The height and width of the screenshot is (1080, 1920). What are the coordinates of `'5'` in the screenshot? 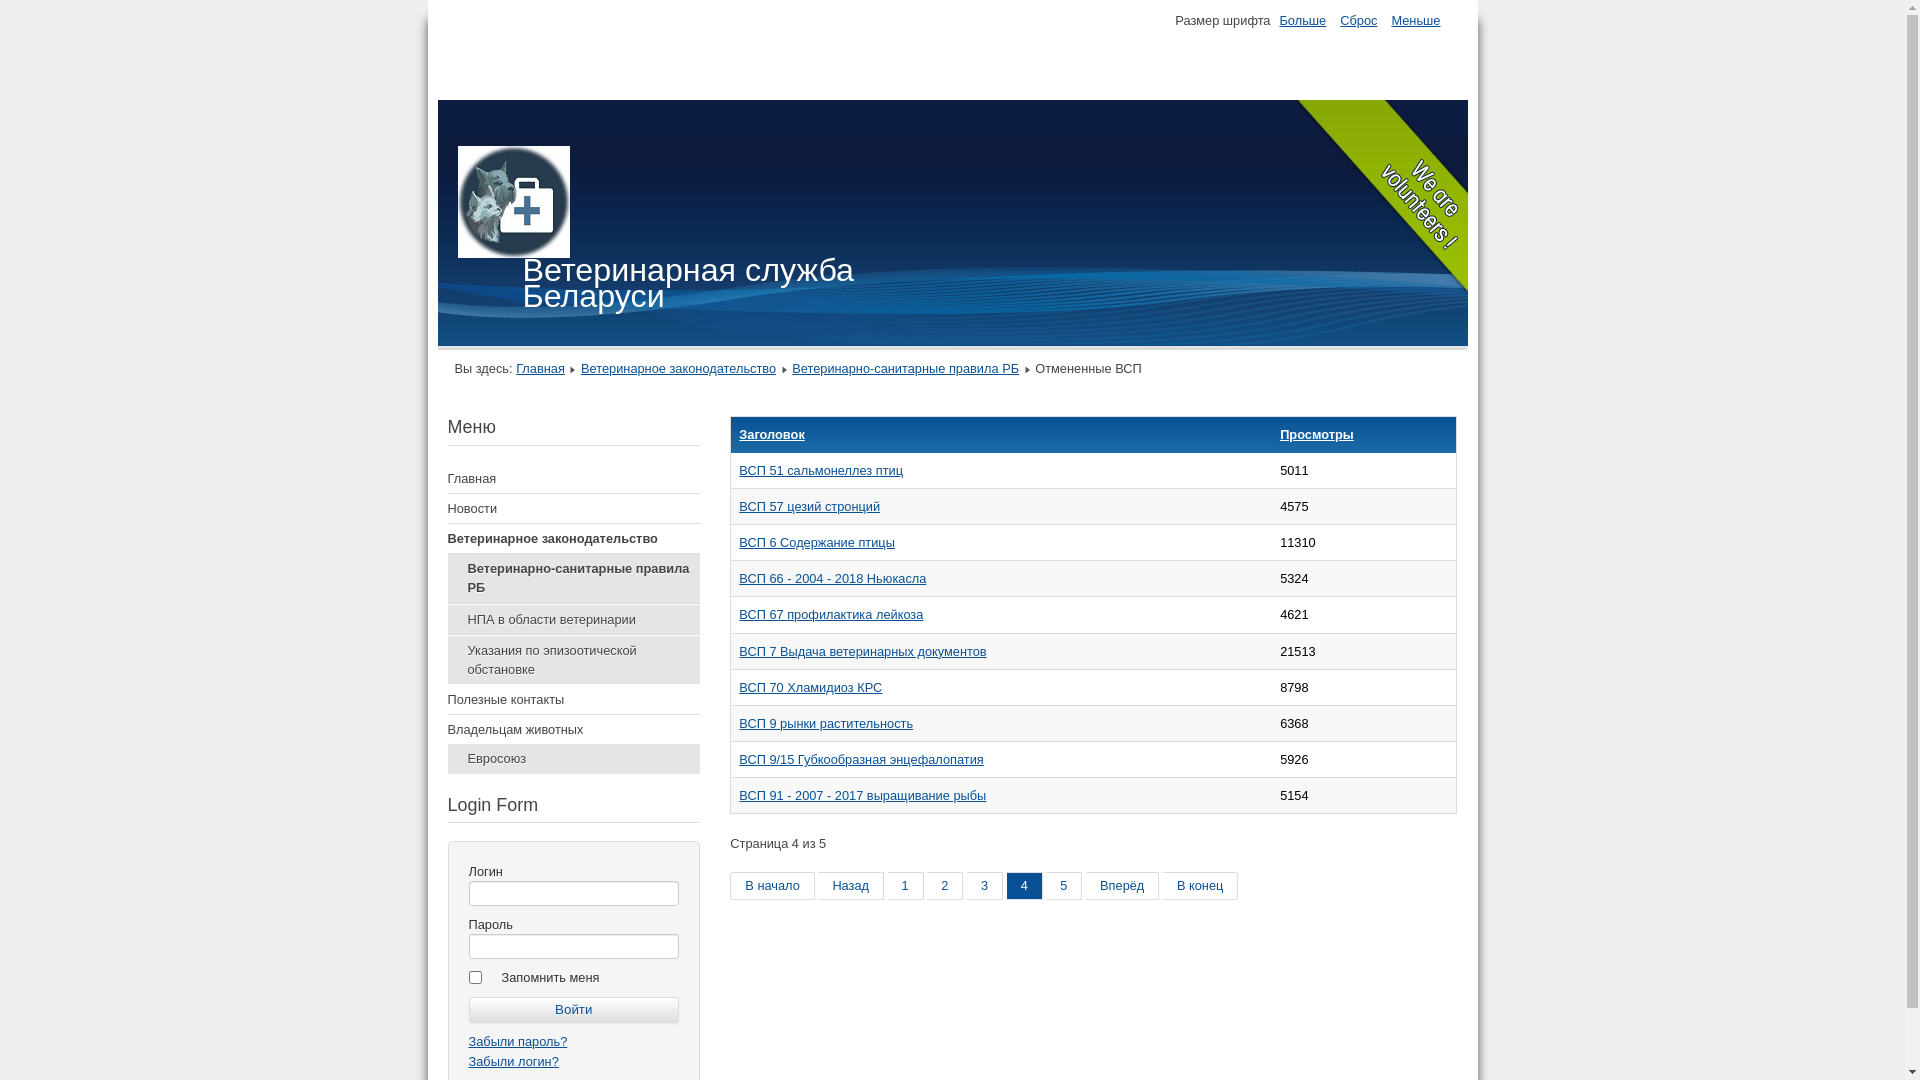 It's located at (1063, 885).